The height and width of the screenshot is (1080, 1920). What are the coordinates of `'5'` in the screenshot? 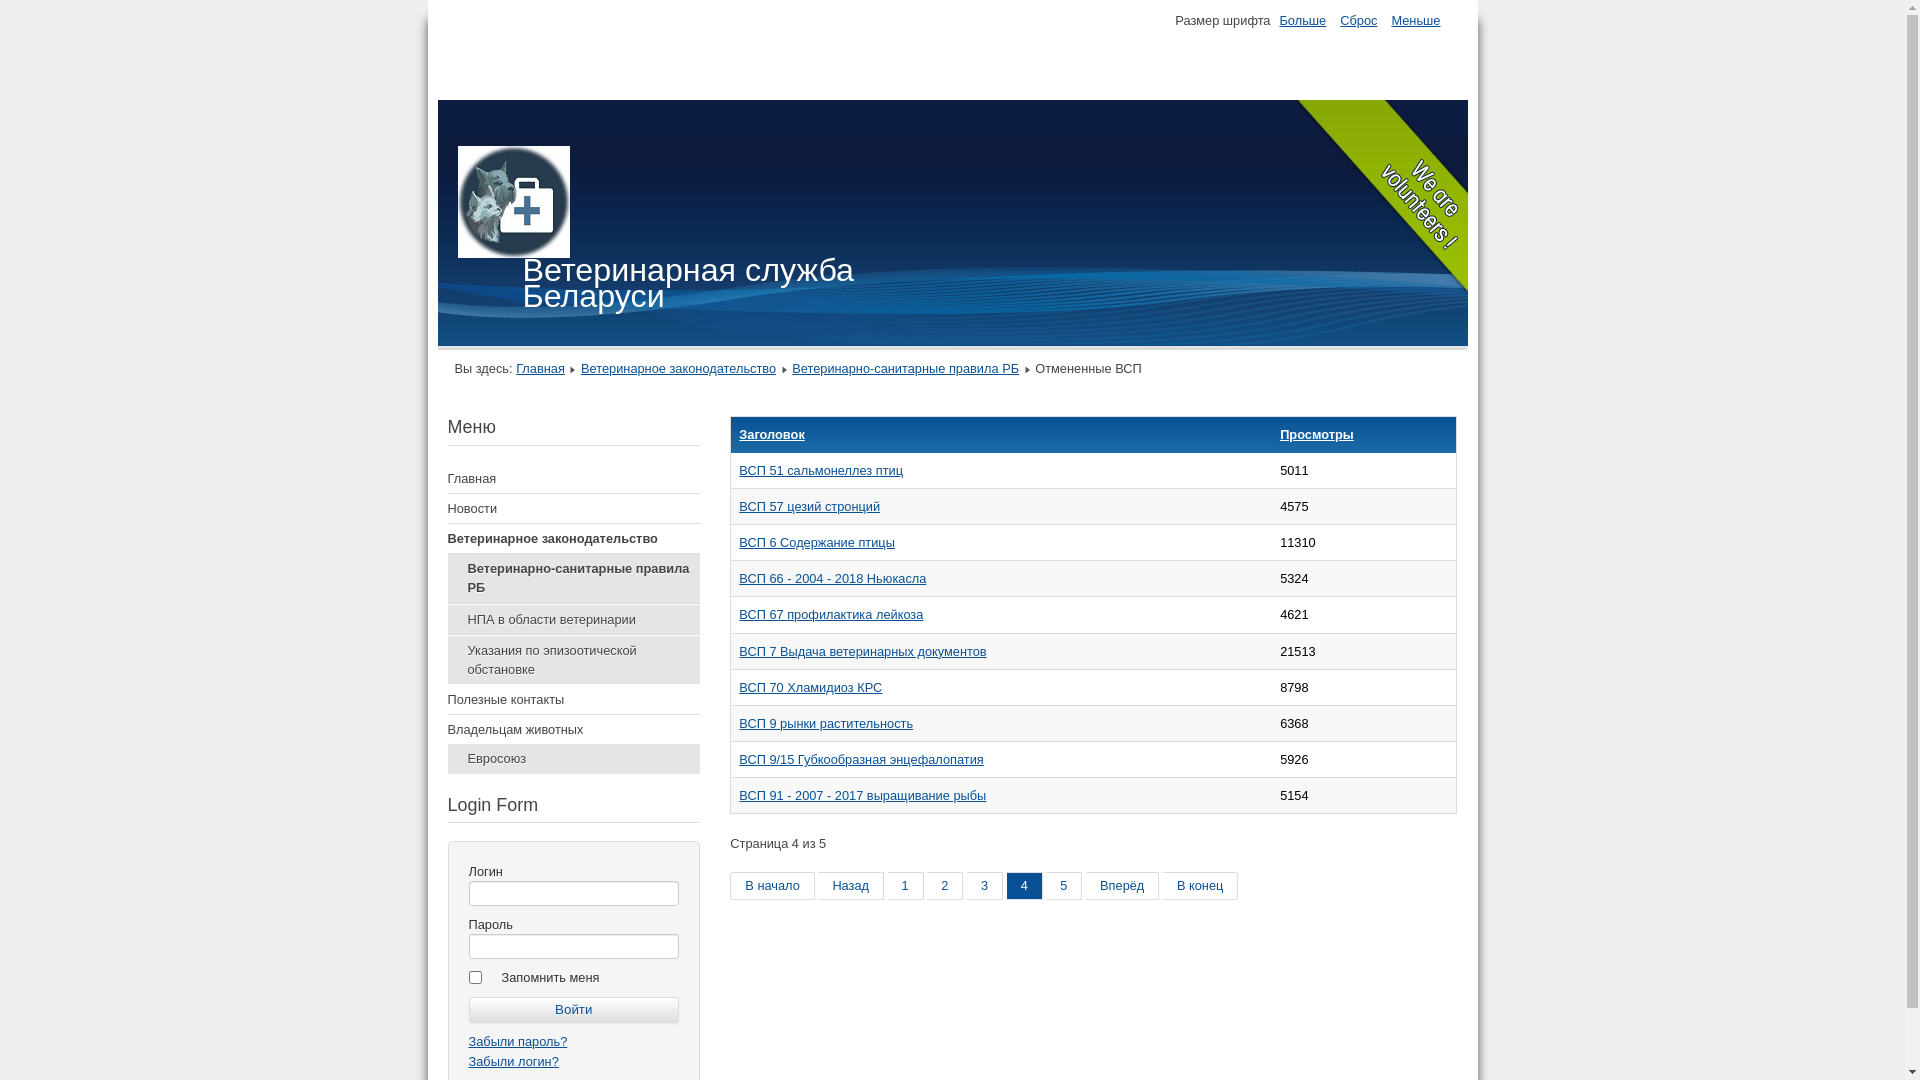 It's located at (1063, 885).